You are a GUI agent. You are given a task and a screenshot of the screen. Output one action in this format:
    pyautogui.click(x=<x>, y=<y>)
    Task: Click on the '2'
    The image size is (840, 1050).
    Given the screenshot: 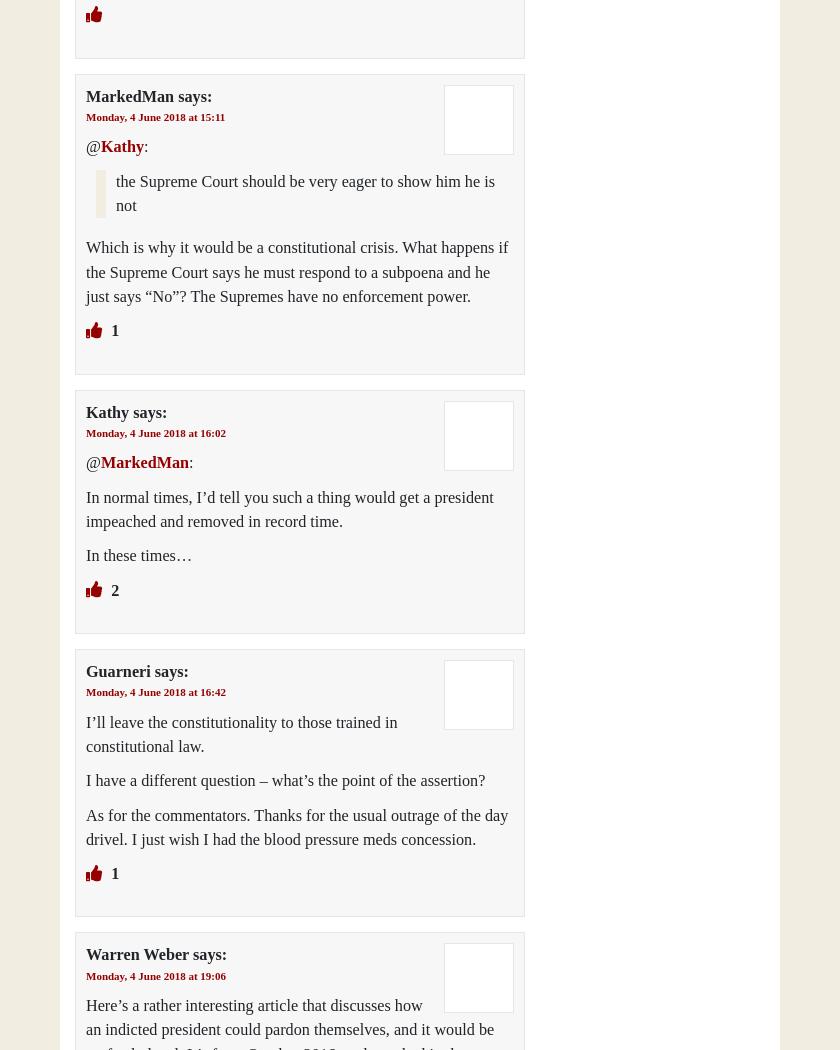 What is the action you would take?
    pyautogui.click(x=110, y=588)
    